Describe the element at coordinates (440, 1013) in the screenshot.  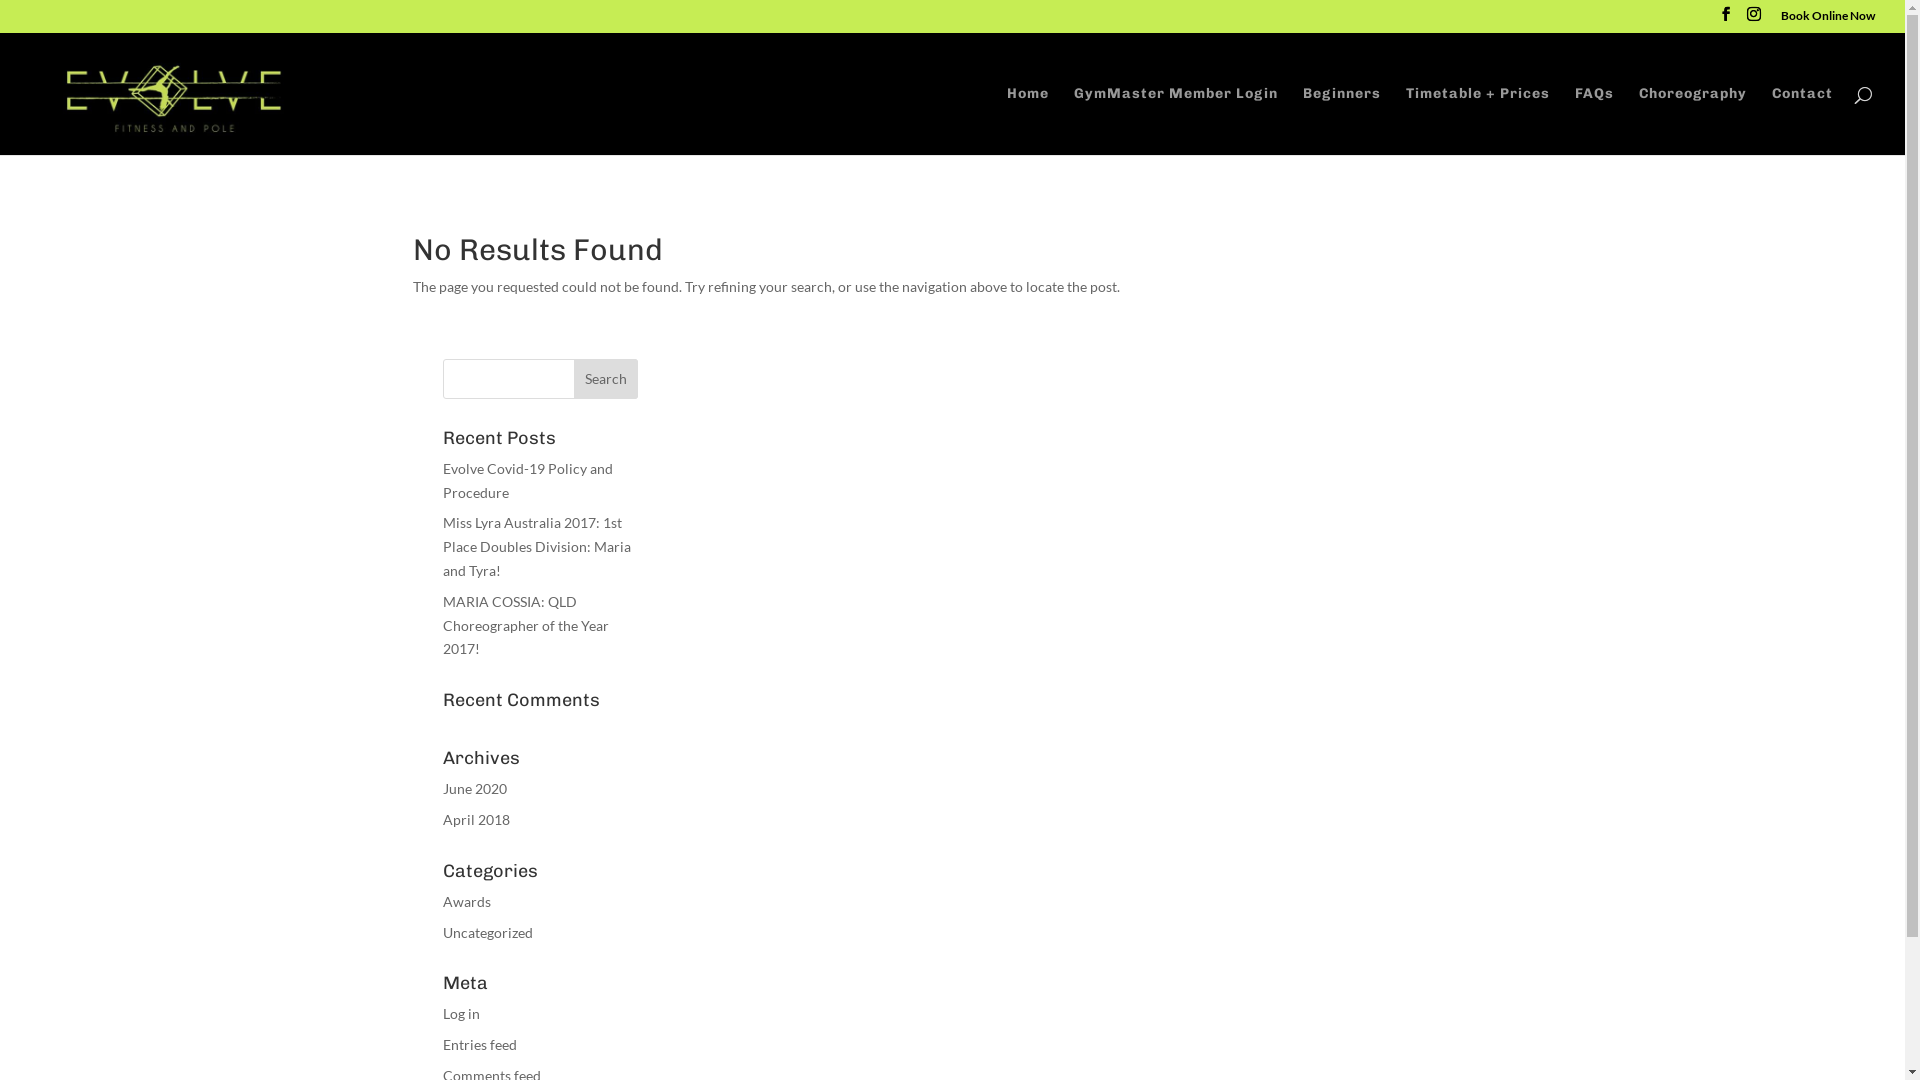
I see `'Log in'` at that location.